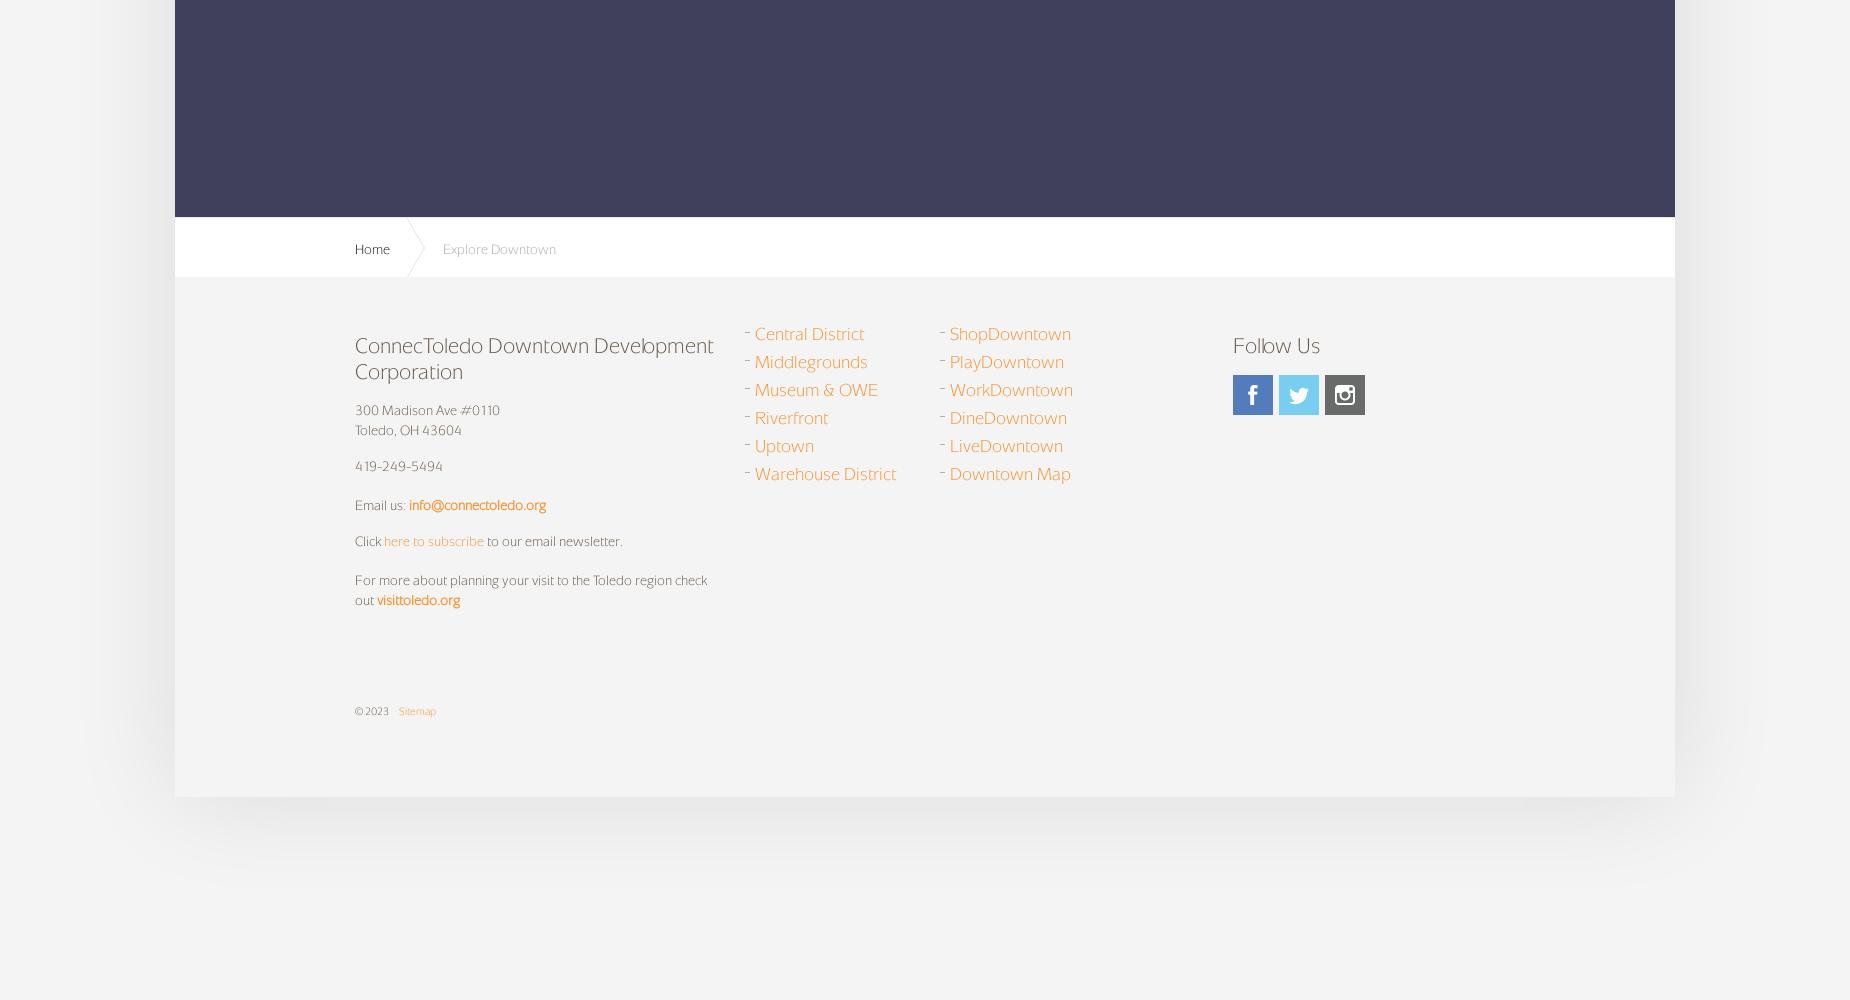 The height and width of the screenshot is (1000, 1850). Describe the element at coordinates (433, 540) in the screenshot. I see `'here to subscribe'` at that location.